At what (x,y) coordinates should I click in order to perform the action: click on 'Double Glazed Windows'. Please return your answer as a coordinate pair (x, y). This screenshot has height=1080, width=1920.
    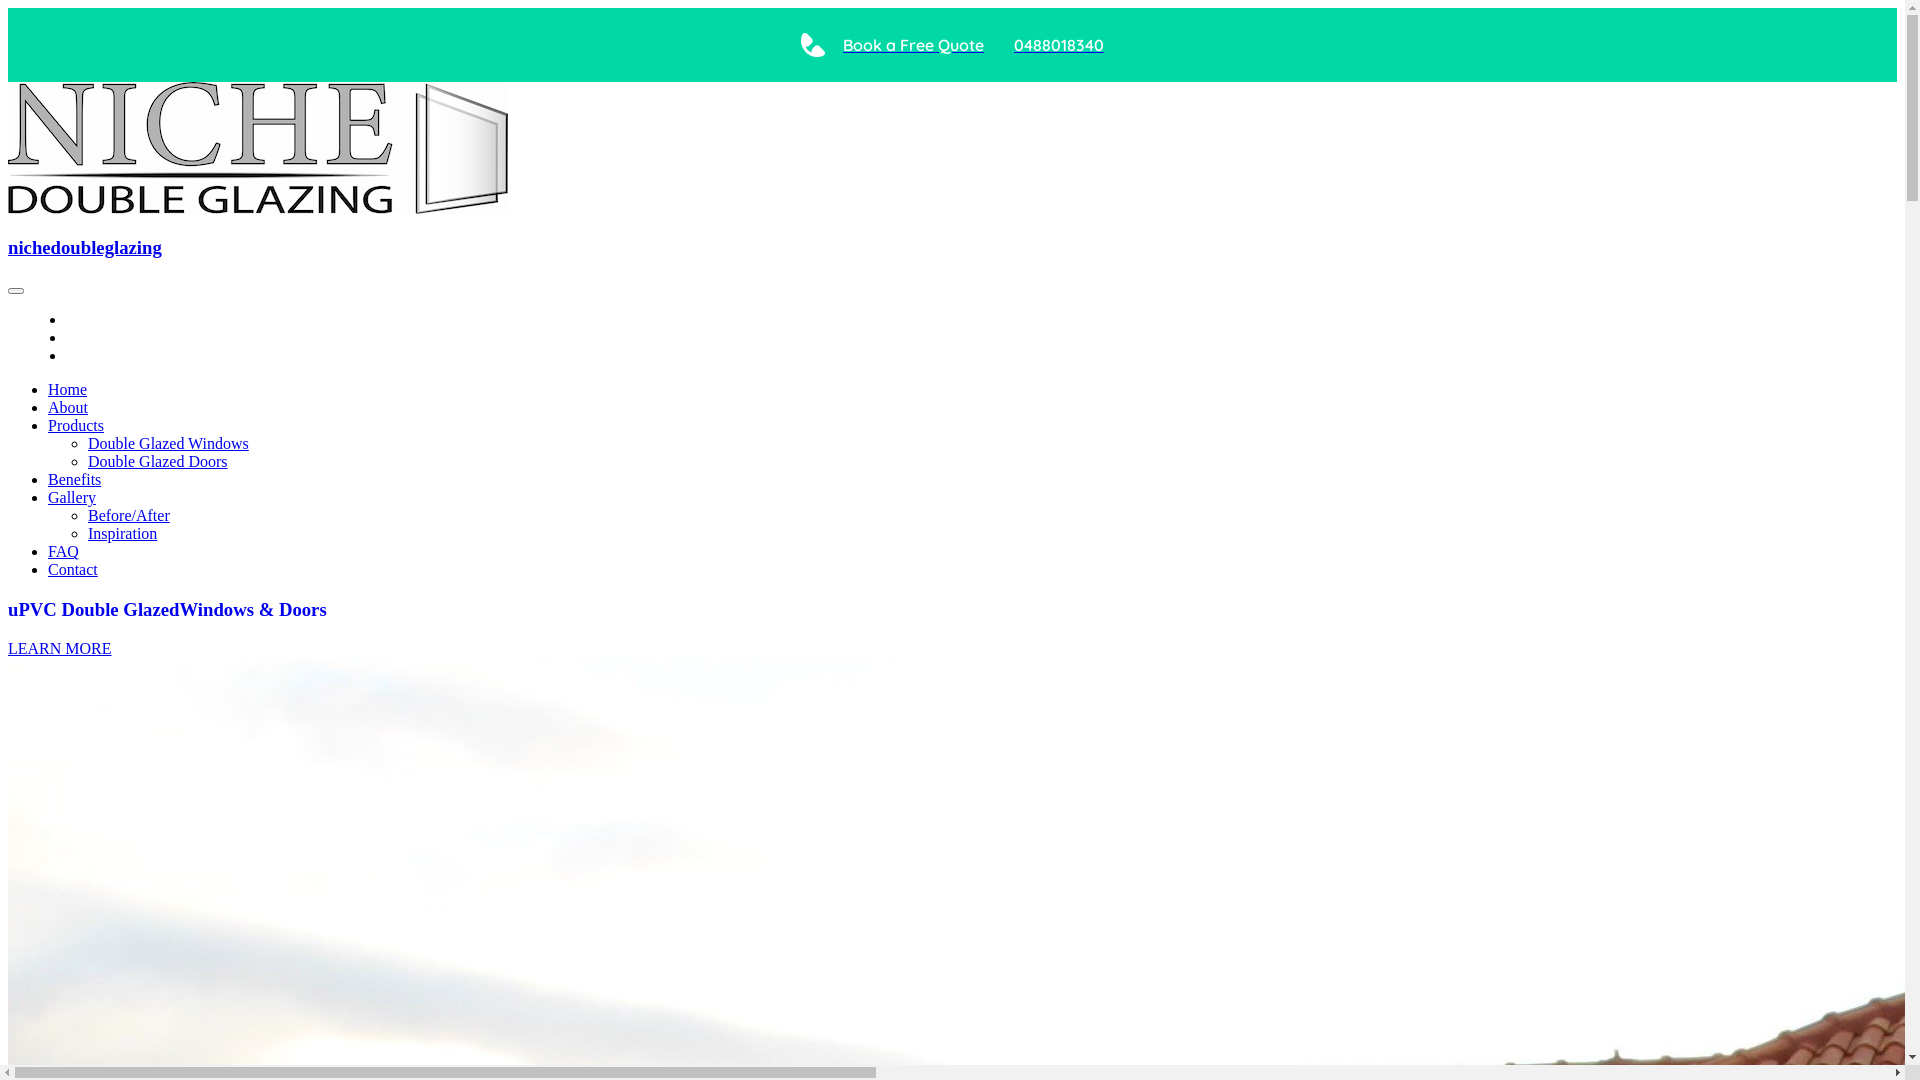
    Looking at the image, I should click on (168, 442).